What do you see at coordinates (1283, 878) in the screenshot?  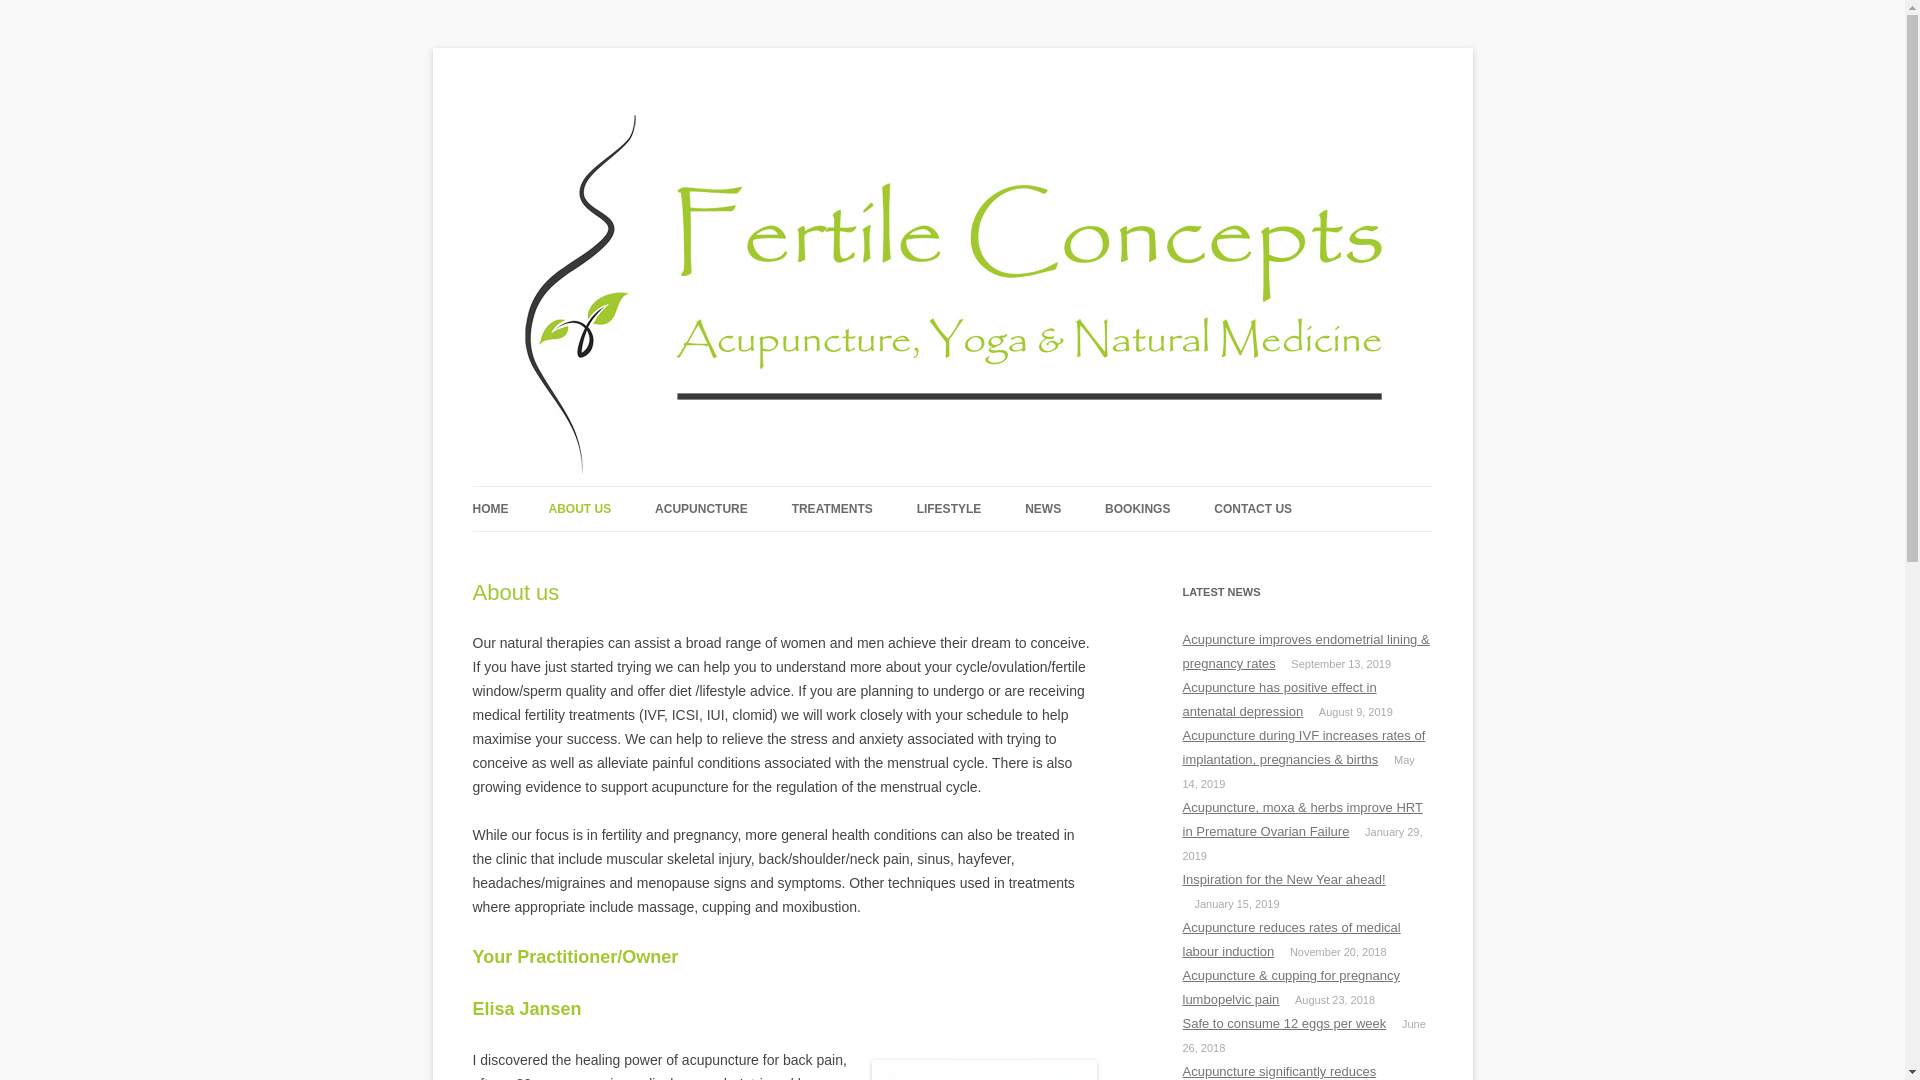 I see `'Inspiration for the New Year ahead!'` at bounding box center [1283, 878].